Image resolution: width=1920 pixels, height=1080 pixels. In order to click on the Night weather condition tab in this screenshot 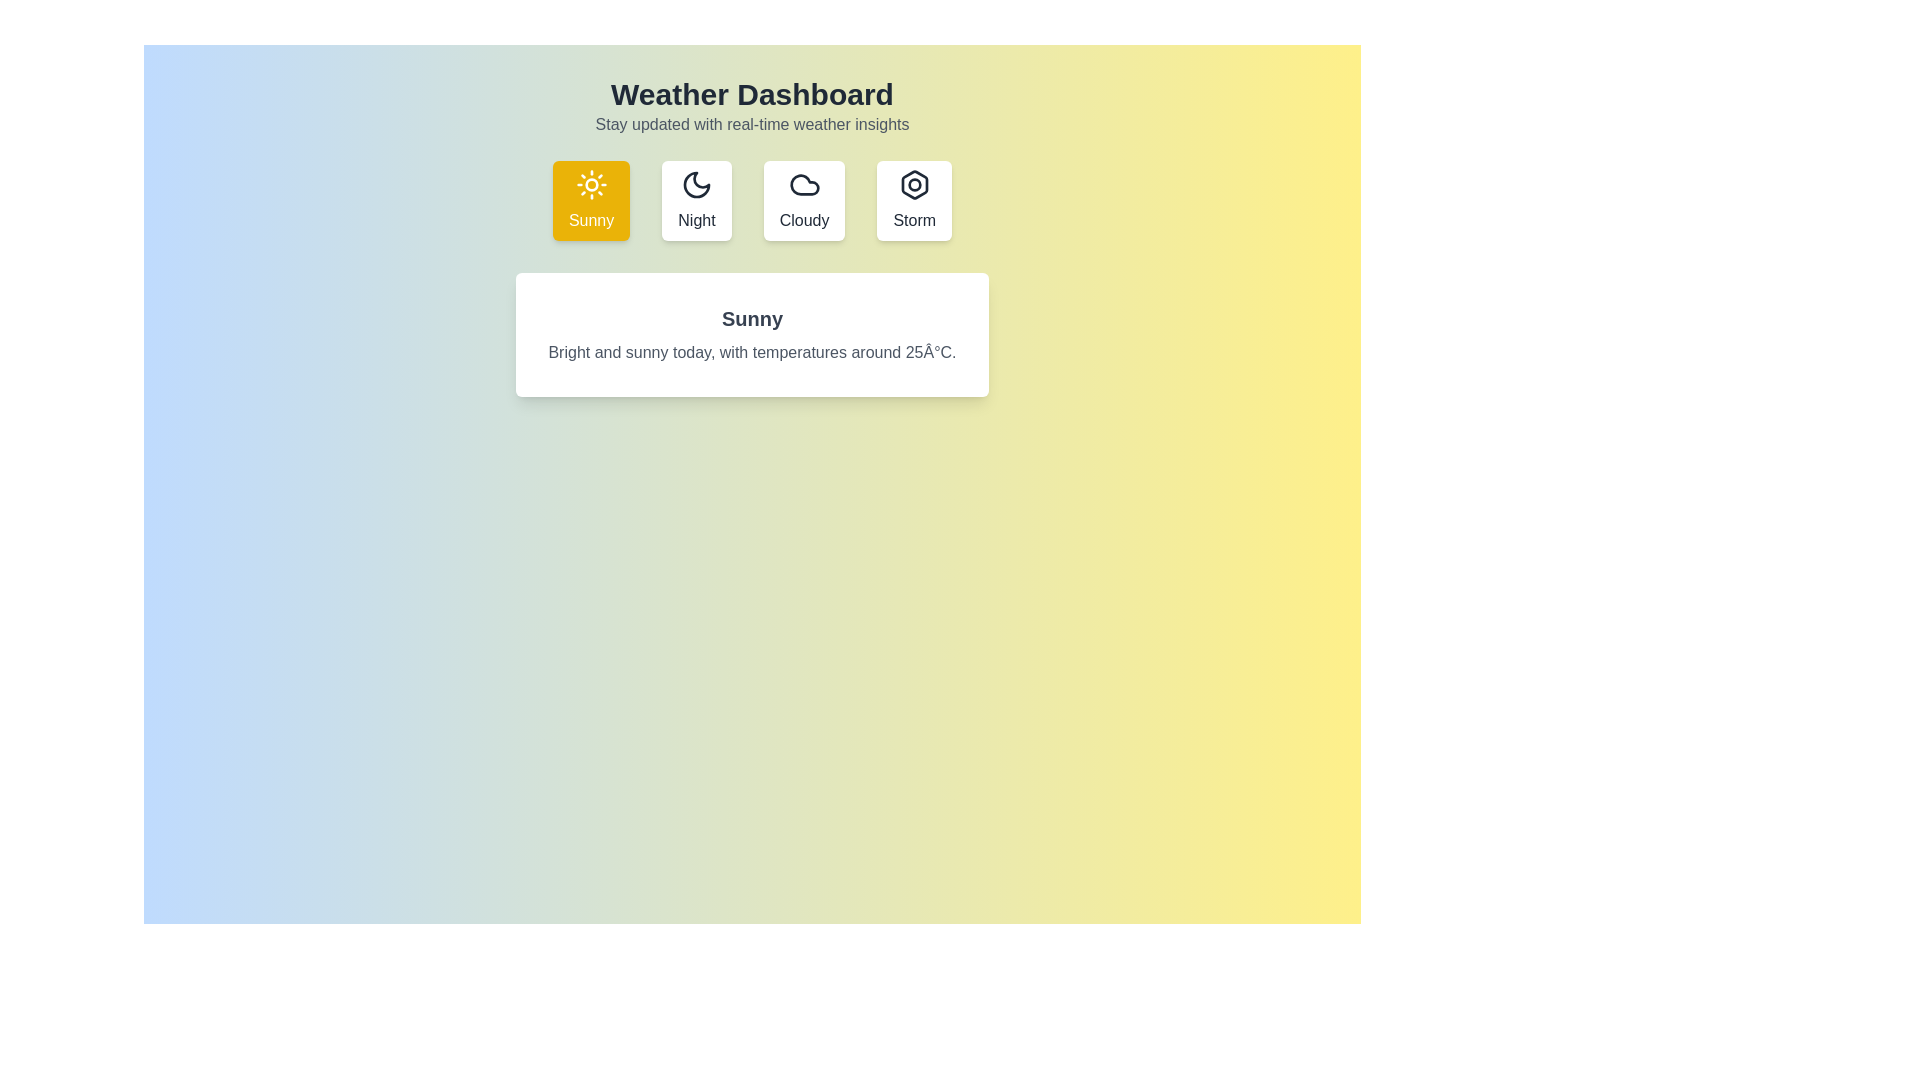, I will do `click(696, 200)`.